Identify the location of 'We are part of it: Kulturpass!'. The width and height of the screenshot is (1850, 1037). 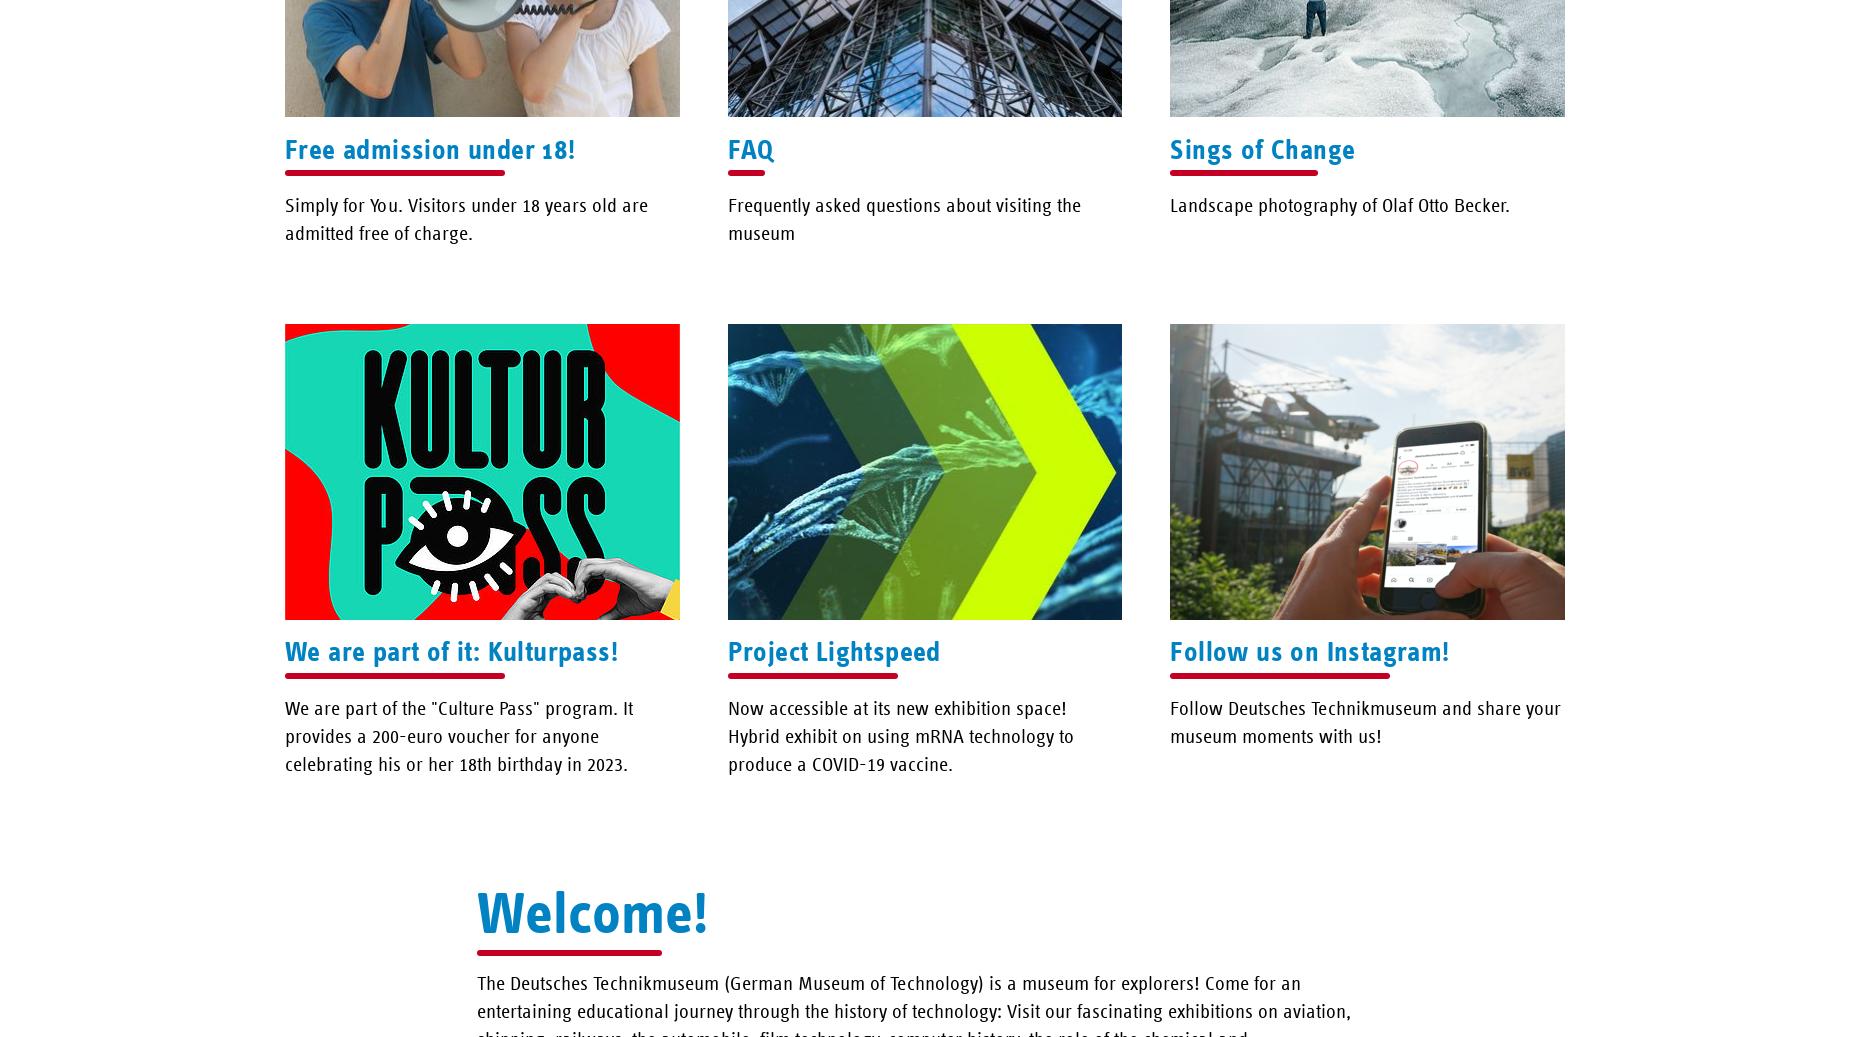
(284, 651).